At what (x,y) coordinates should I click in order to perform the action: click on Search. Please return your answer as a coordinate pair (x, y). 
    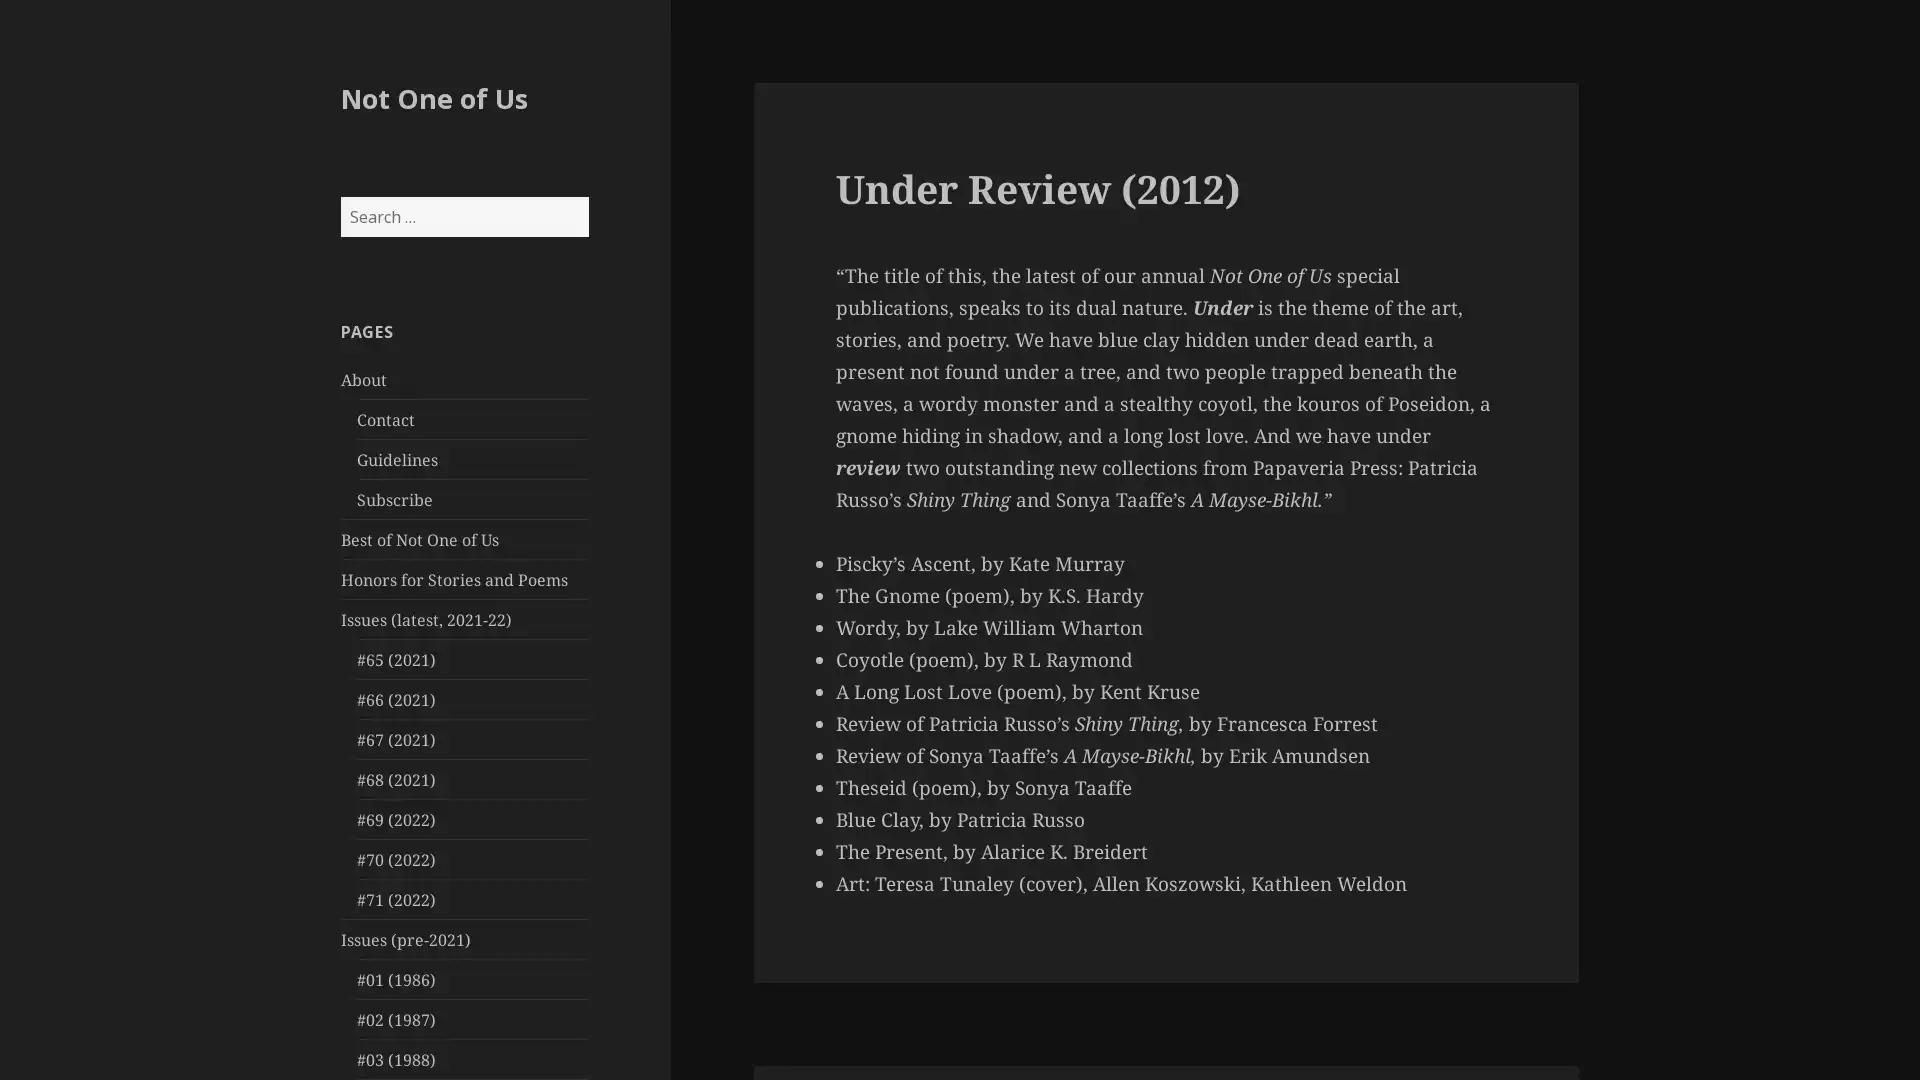
    Looking at the image, I should click on (586, 196).